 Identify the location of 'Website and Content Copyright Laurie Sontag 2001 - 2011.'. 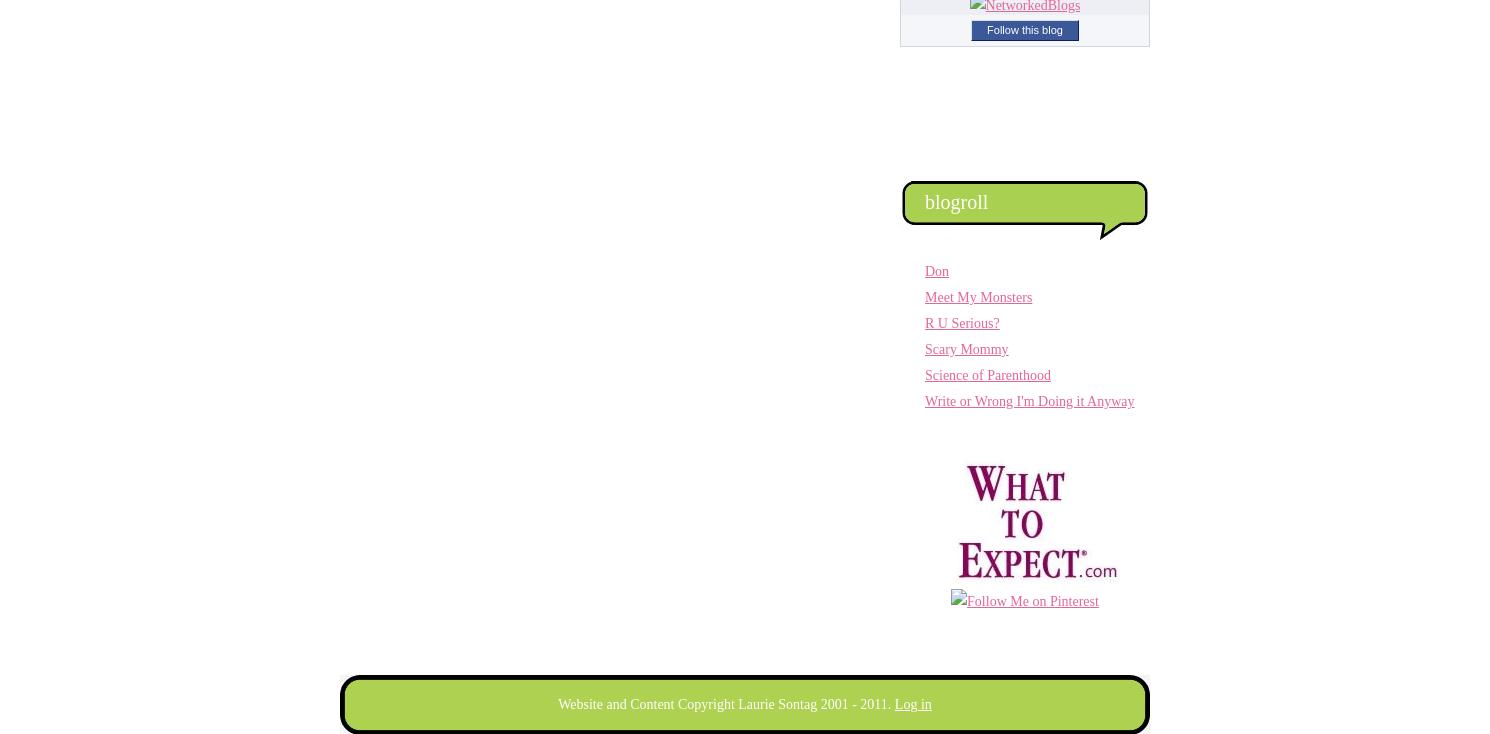
(725, 704).